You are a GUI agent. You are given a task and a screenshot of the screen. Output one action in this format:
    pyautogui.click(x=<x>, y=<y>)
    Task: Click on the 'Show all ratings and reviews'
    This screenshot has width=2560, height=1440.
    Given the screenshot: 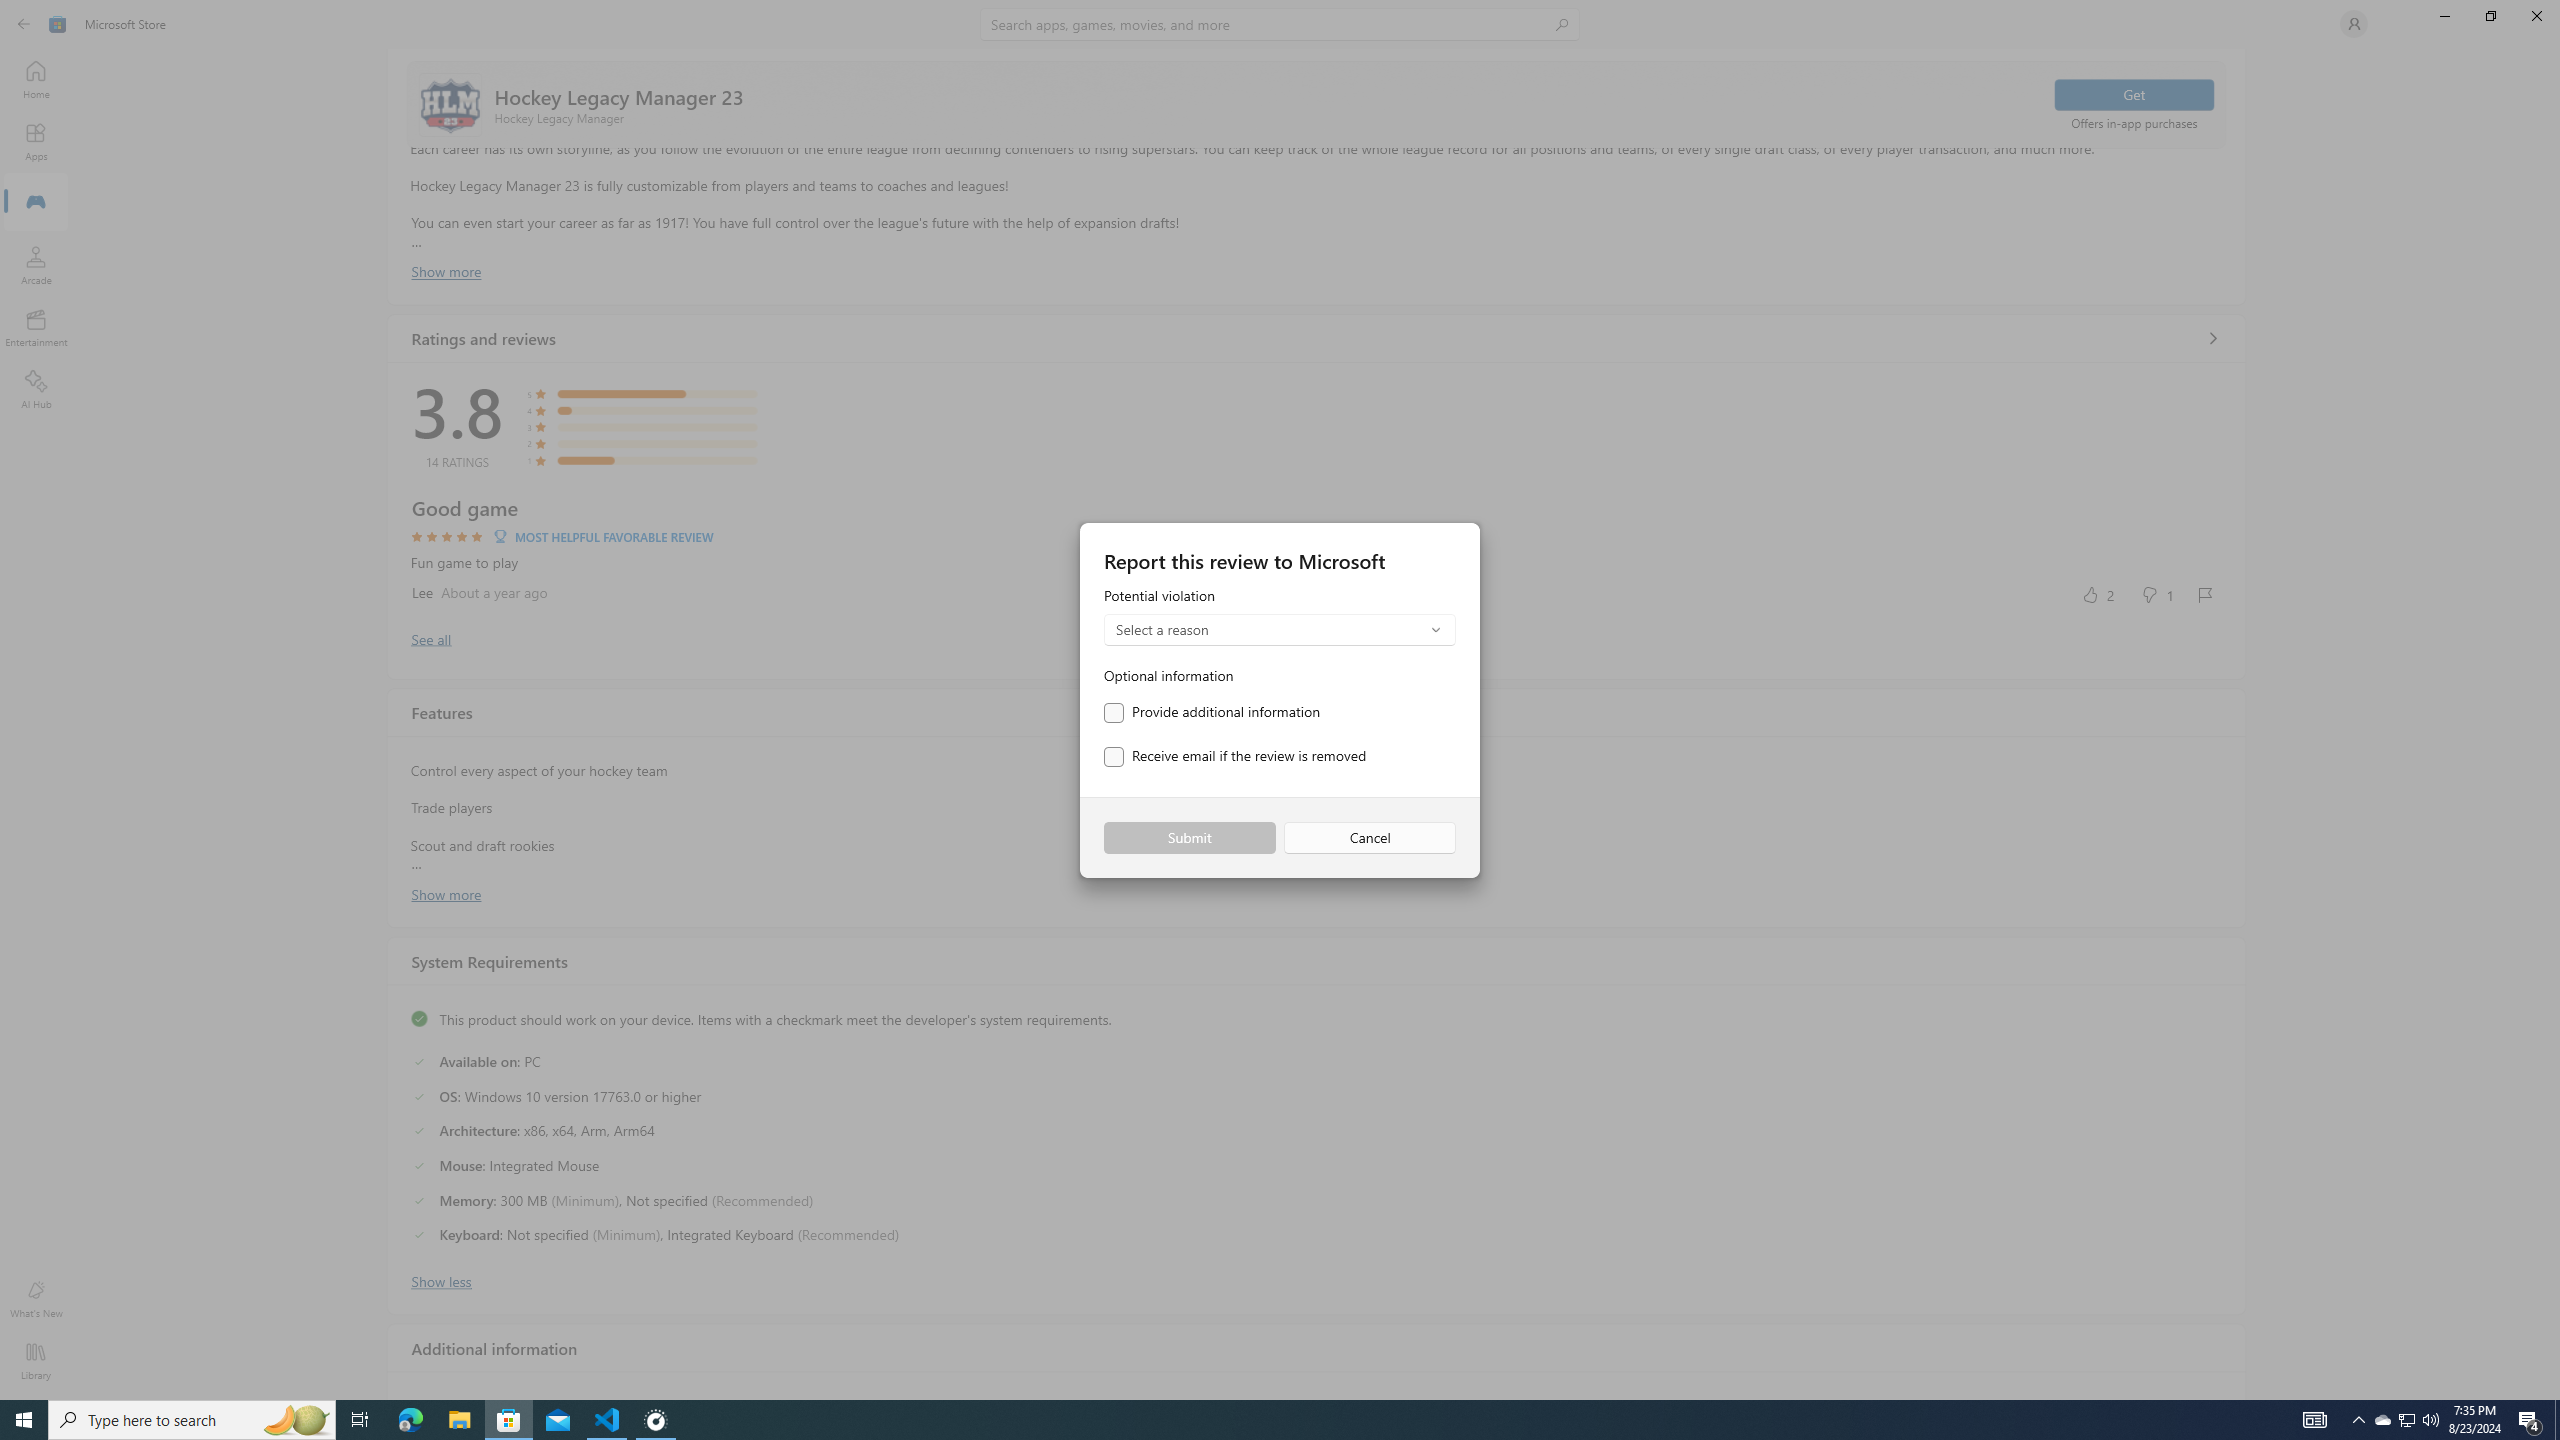 What is the action you would take?
    pyautogui.click(x=429, y=637)
    